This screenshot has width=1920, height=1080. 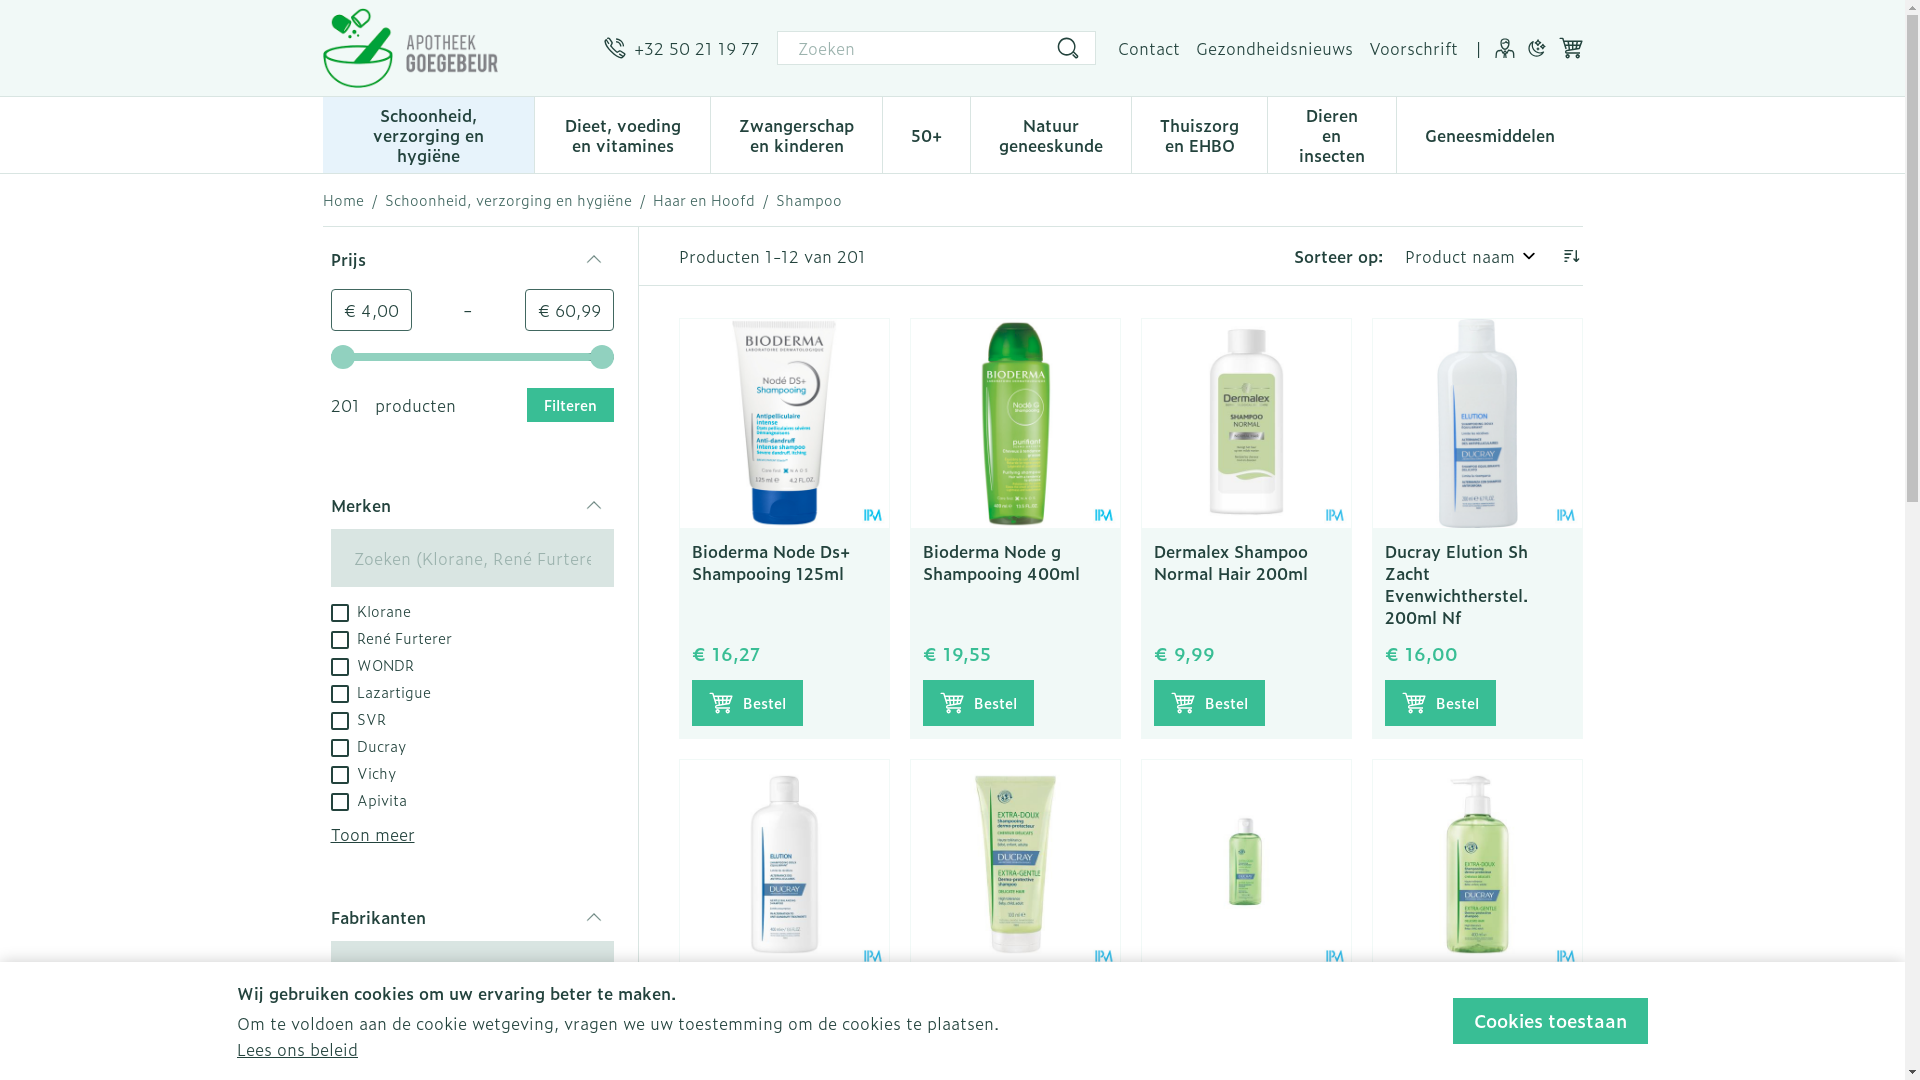 What do you see at coordinates (408, 46) in the screenshot?
I see `'Apotheek L. Goegebeur'` at bounding box center [408, 46].